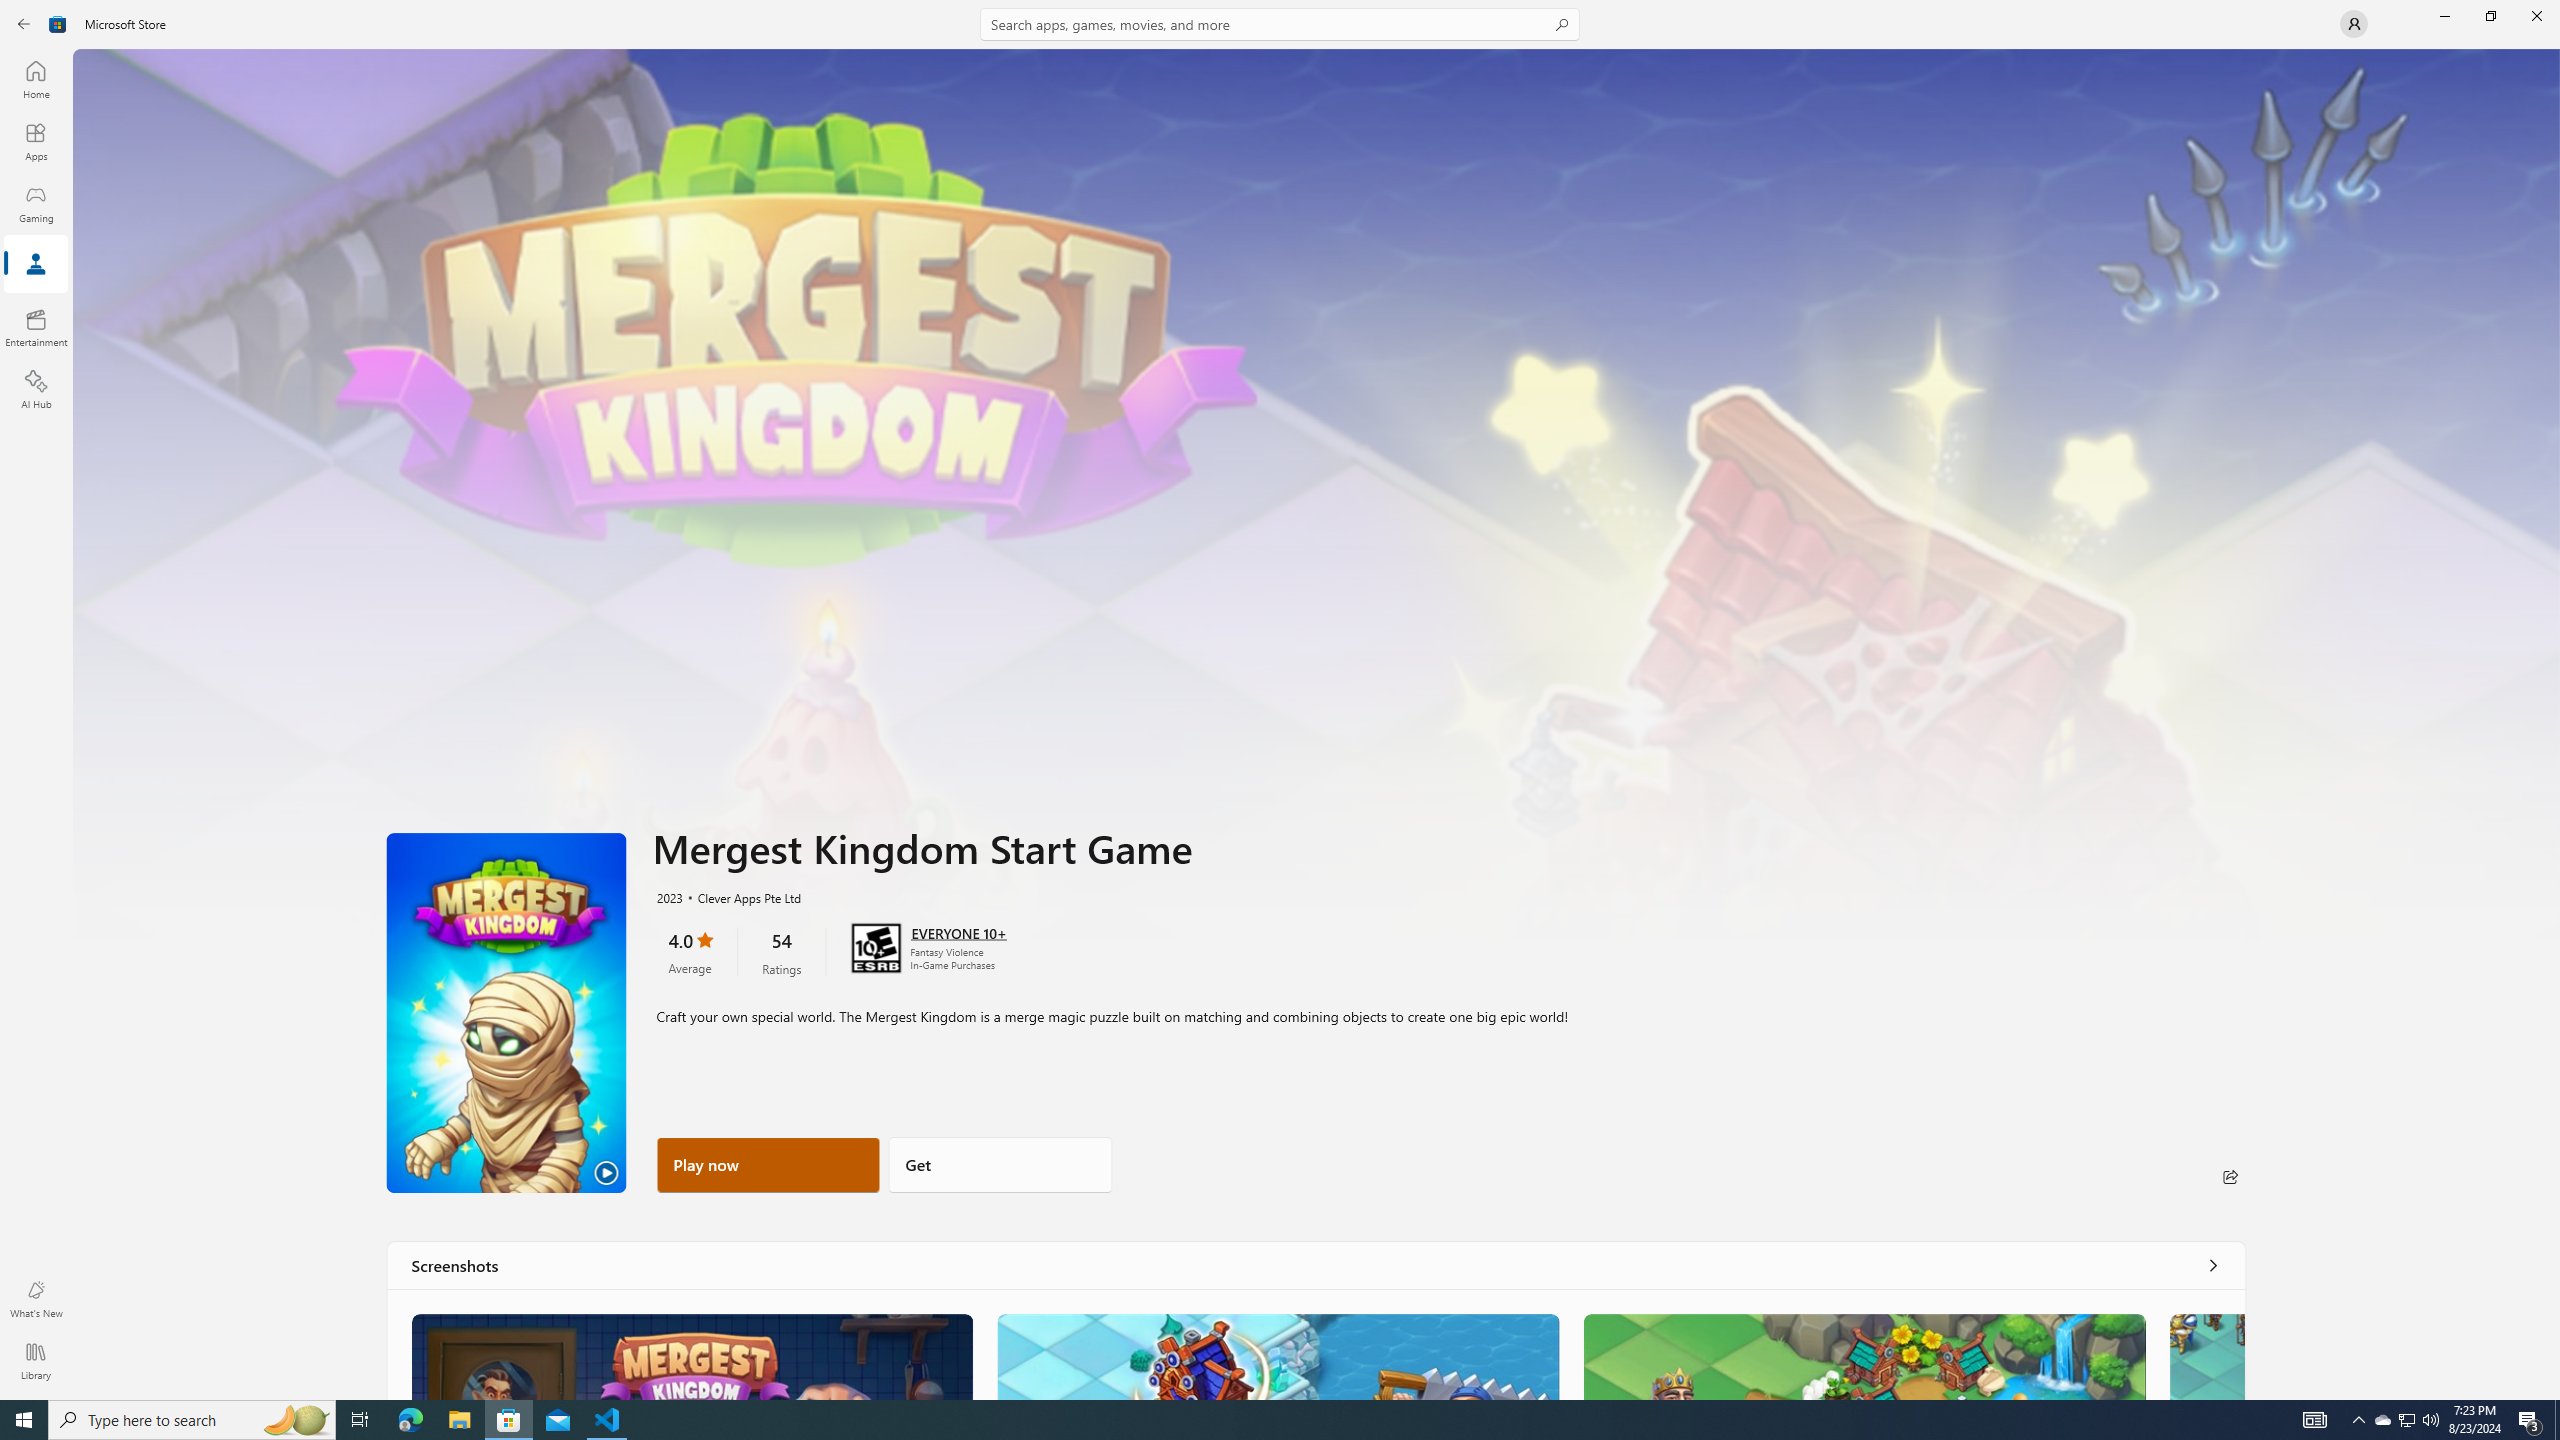 The height and width of the screenshot is (1440, 2560). I want to click on 'Library', so click(34, 1360).